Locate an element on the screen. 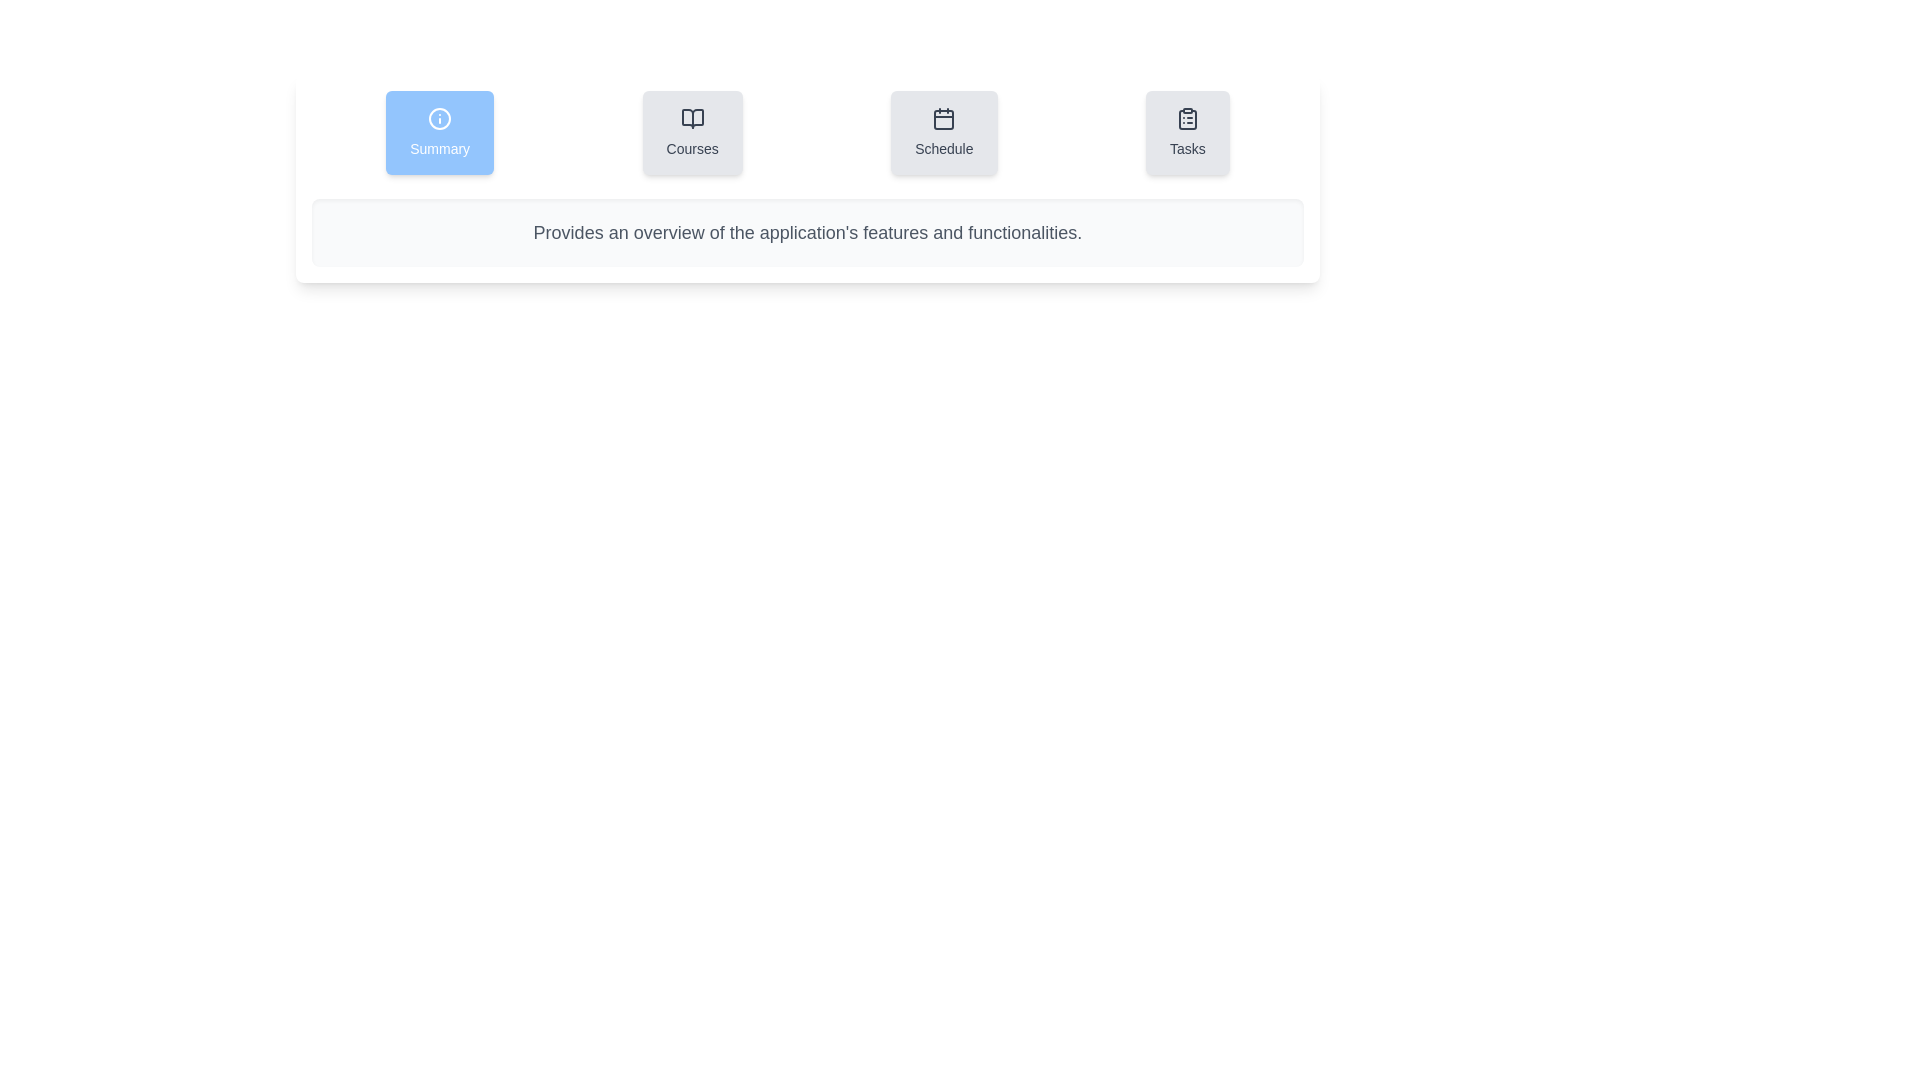  the Summary tab is located at coordinates (439, 132).